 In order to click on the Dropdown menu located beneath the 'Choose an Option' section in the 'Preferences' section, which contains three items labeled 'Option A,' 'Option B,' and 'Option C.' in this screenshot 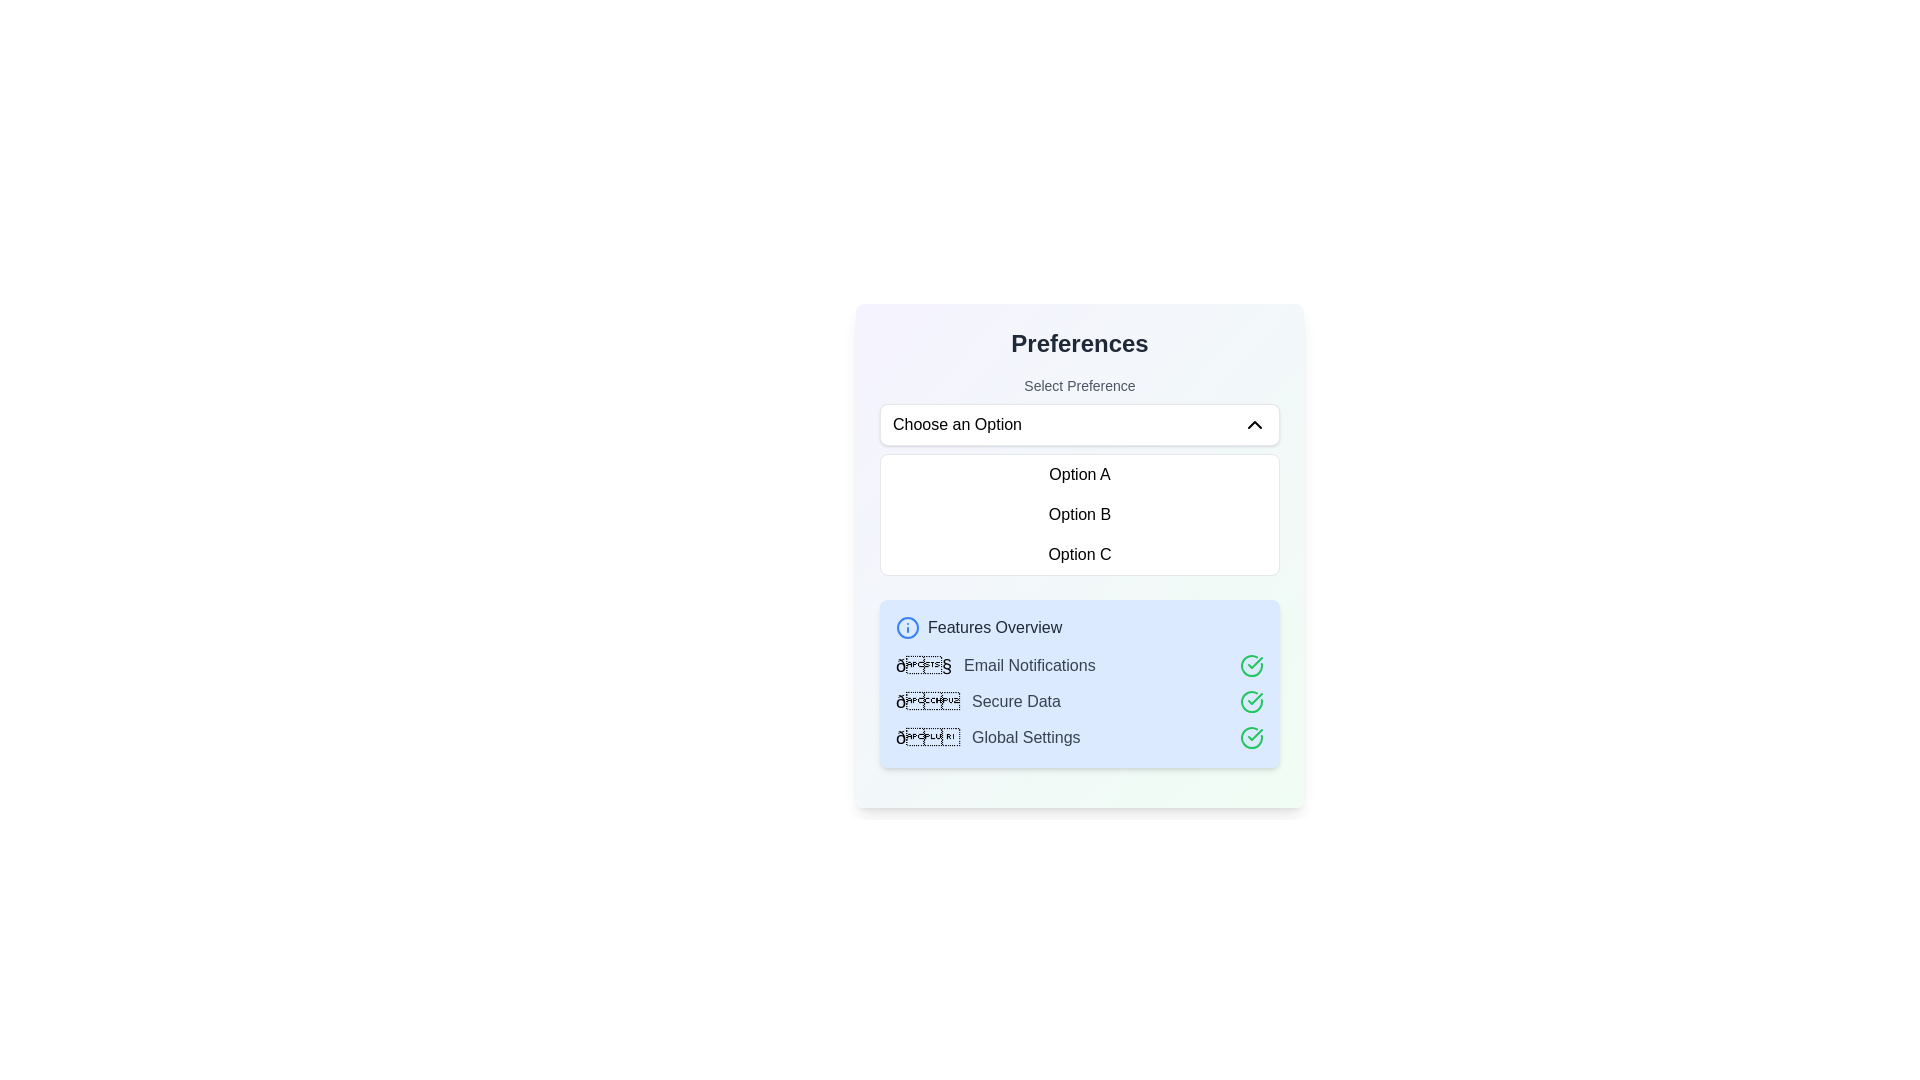, I will do `click(1079, 514)`.